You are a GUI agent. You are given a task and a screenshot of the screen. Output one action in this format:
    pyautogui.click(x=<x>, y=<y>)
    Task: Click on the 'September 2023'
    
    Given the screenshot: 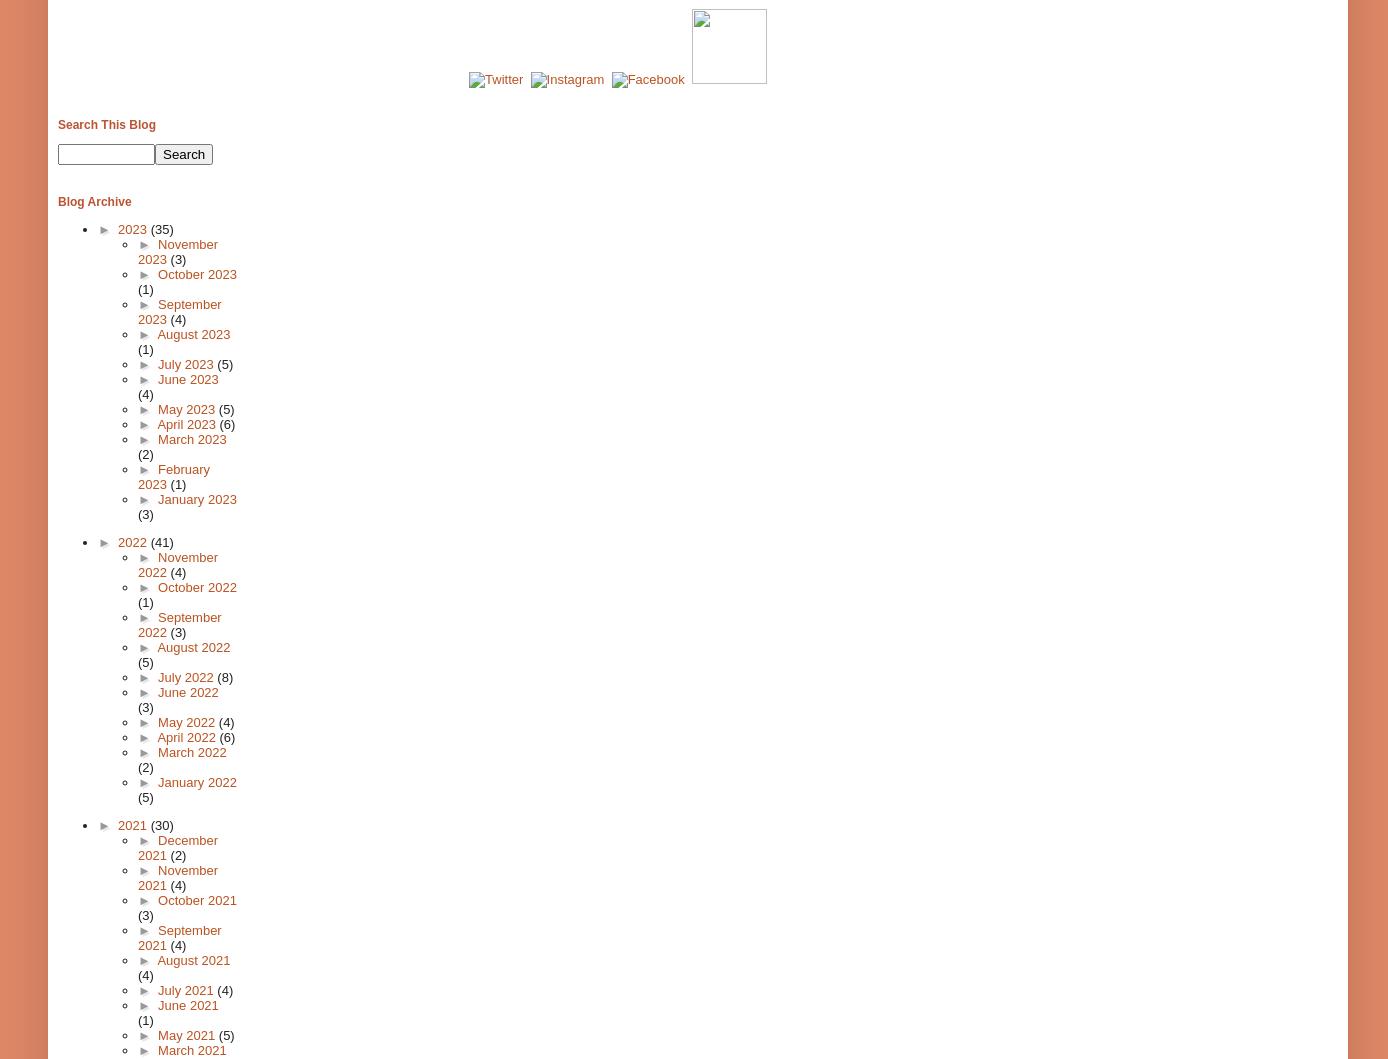 What is the action you would take?
    pyautogui.click(x=178, y=311)
    